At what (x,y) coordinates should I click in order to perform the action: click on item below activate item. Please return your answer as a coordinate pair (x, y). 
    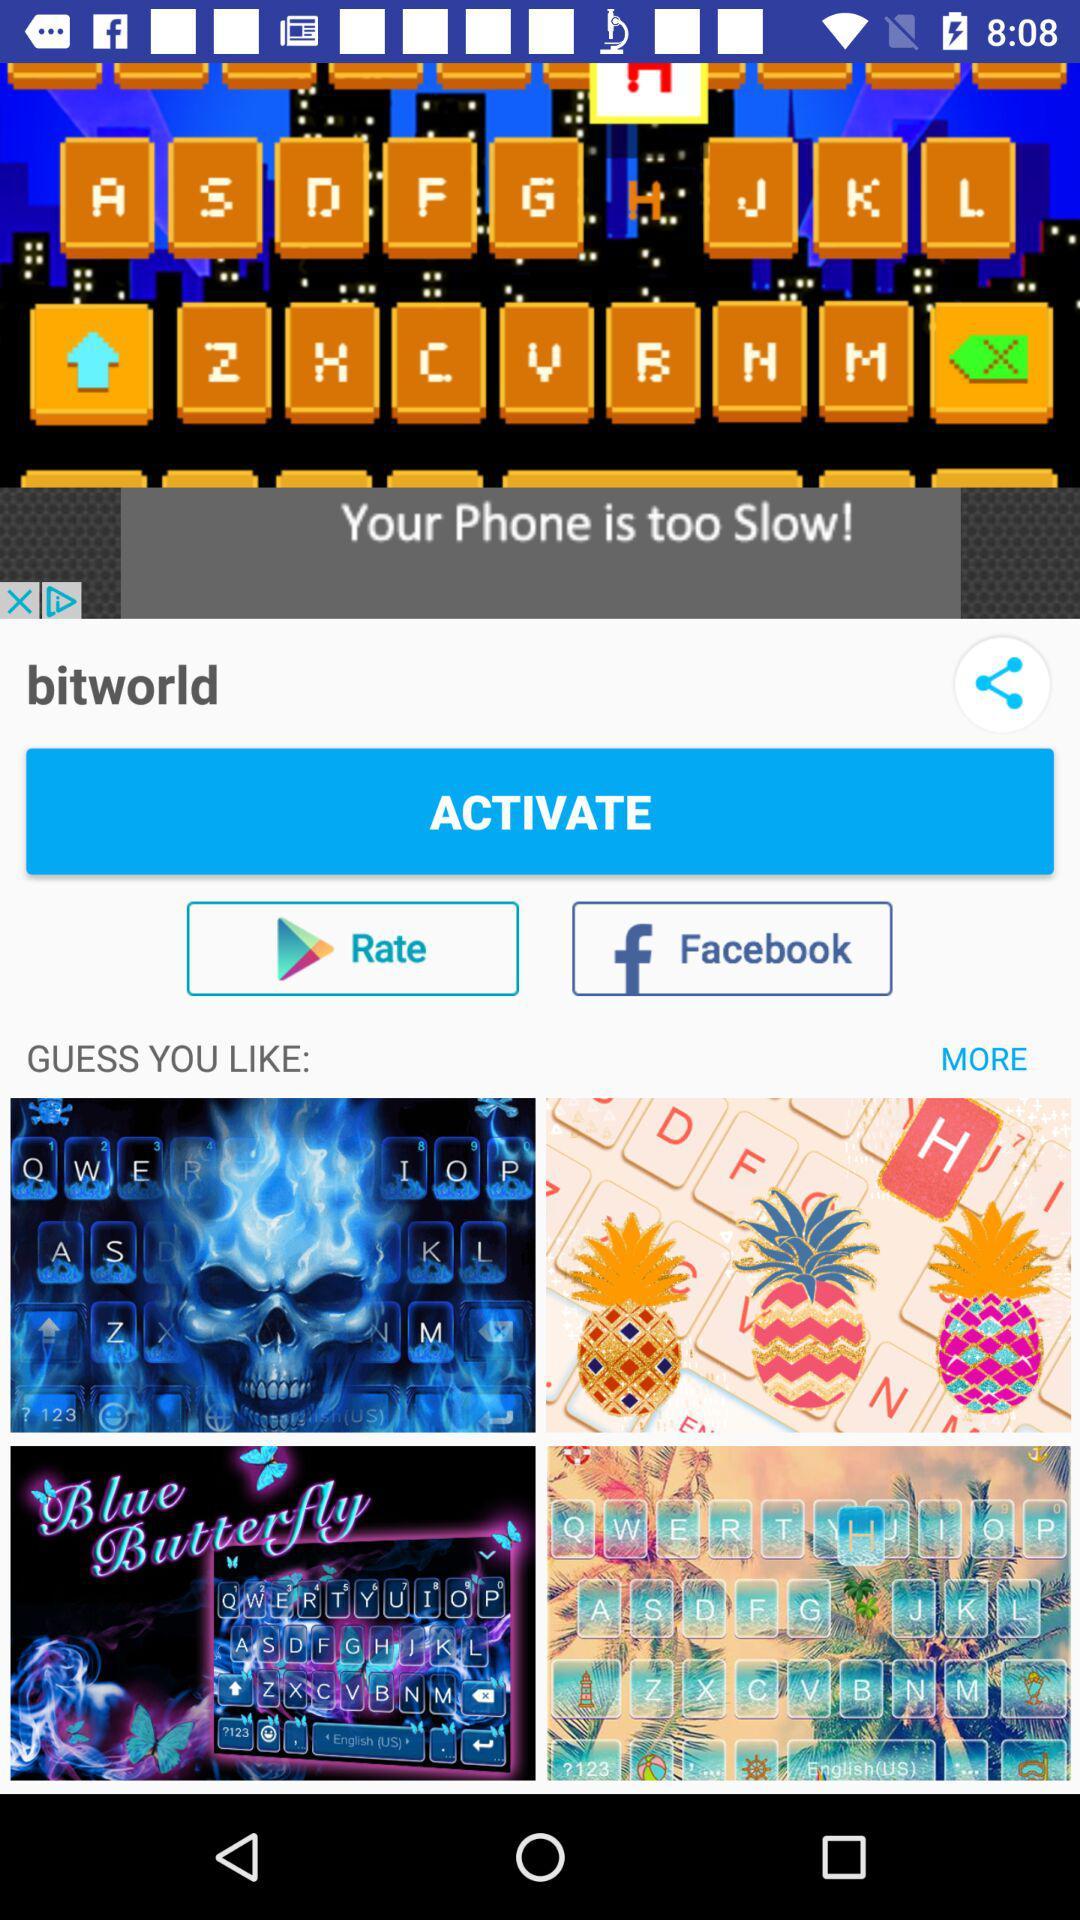
    Looking at the image, I should click on (982, 1056).